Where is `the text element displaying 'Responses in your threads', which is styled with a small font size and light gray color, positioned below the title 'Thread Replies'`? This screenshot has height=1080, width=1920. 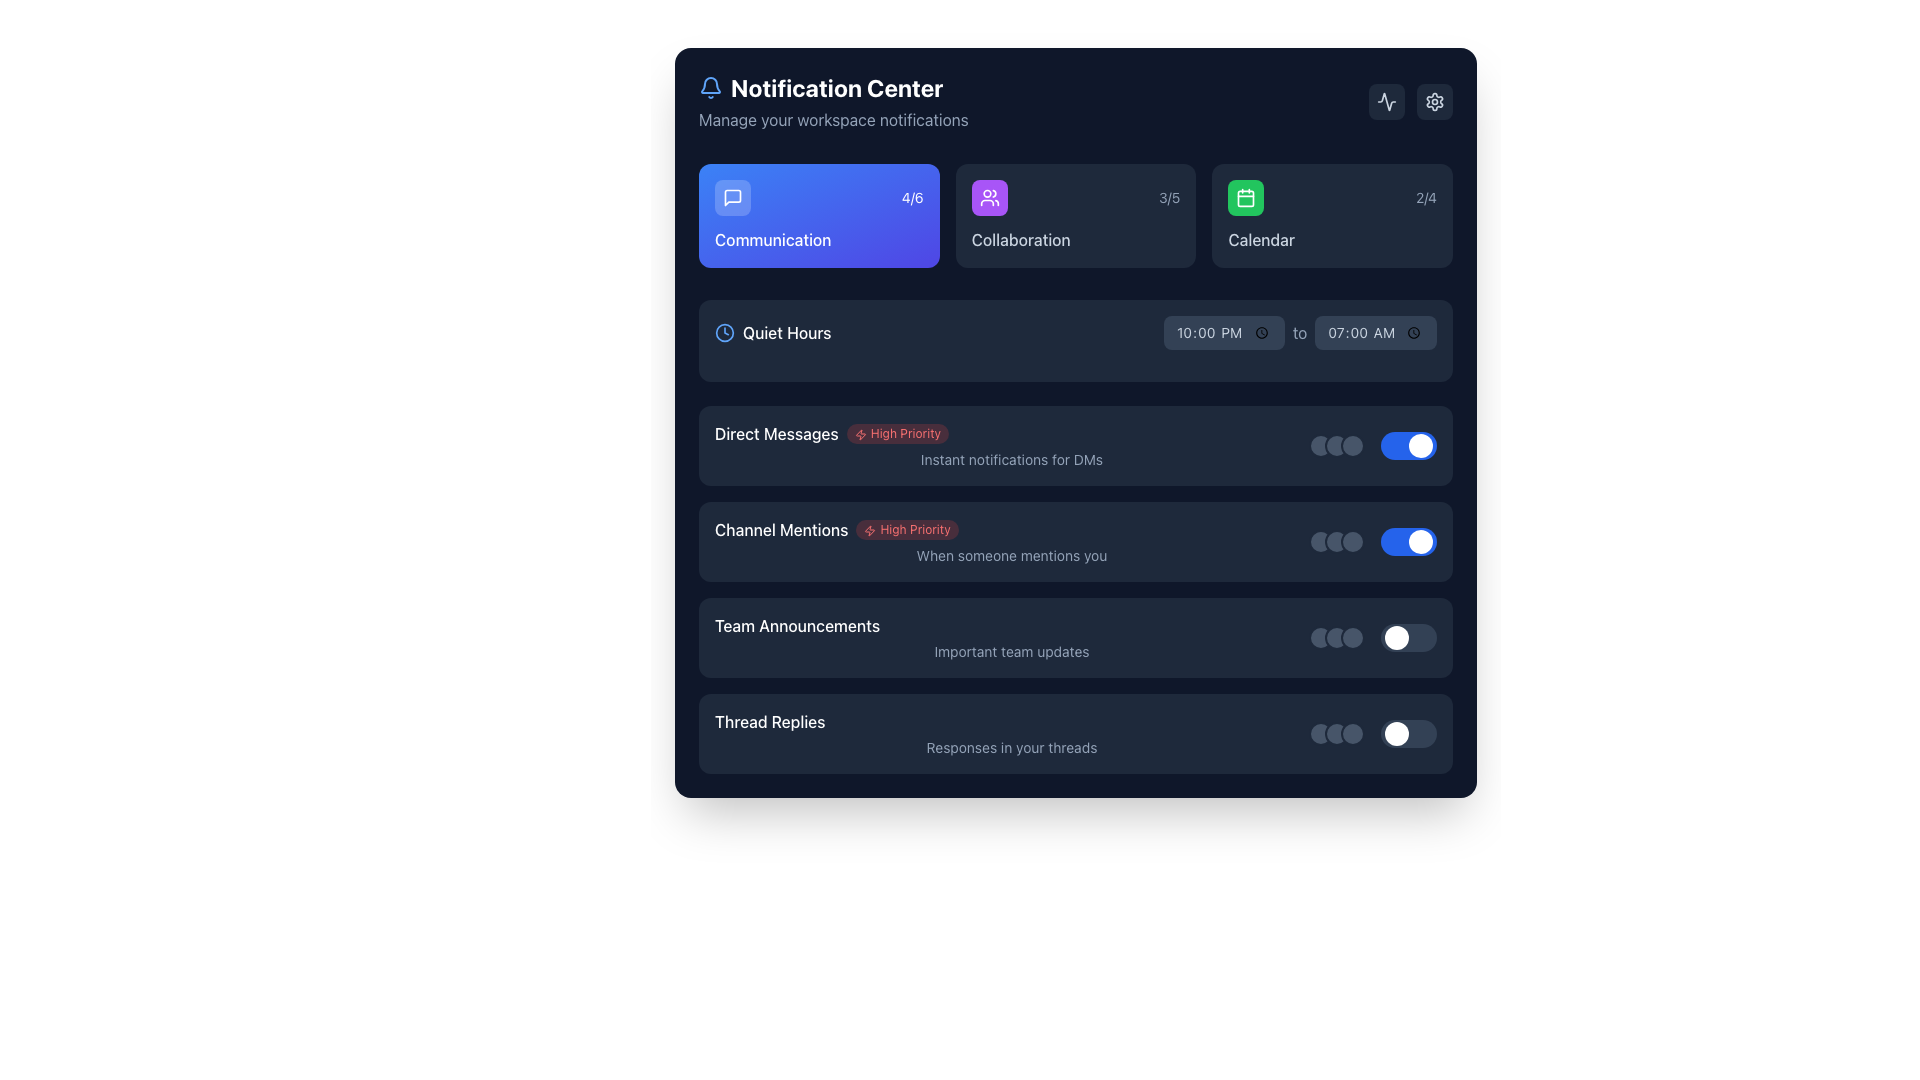
the text element displaying 'Responses in your threads', which is styled with a small font size and light gray color, positioned below the title 'Thread Replies' is located at coordinates (1012, 748).